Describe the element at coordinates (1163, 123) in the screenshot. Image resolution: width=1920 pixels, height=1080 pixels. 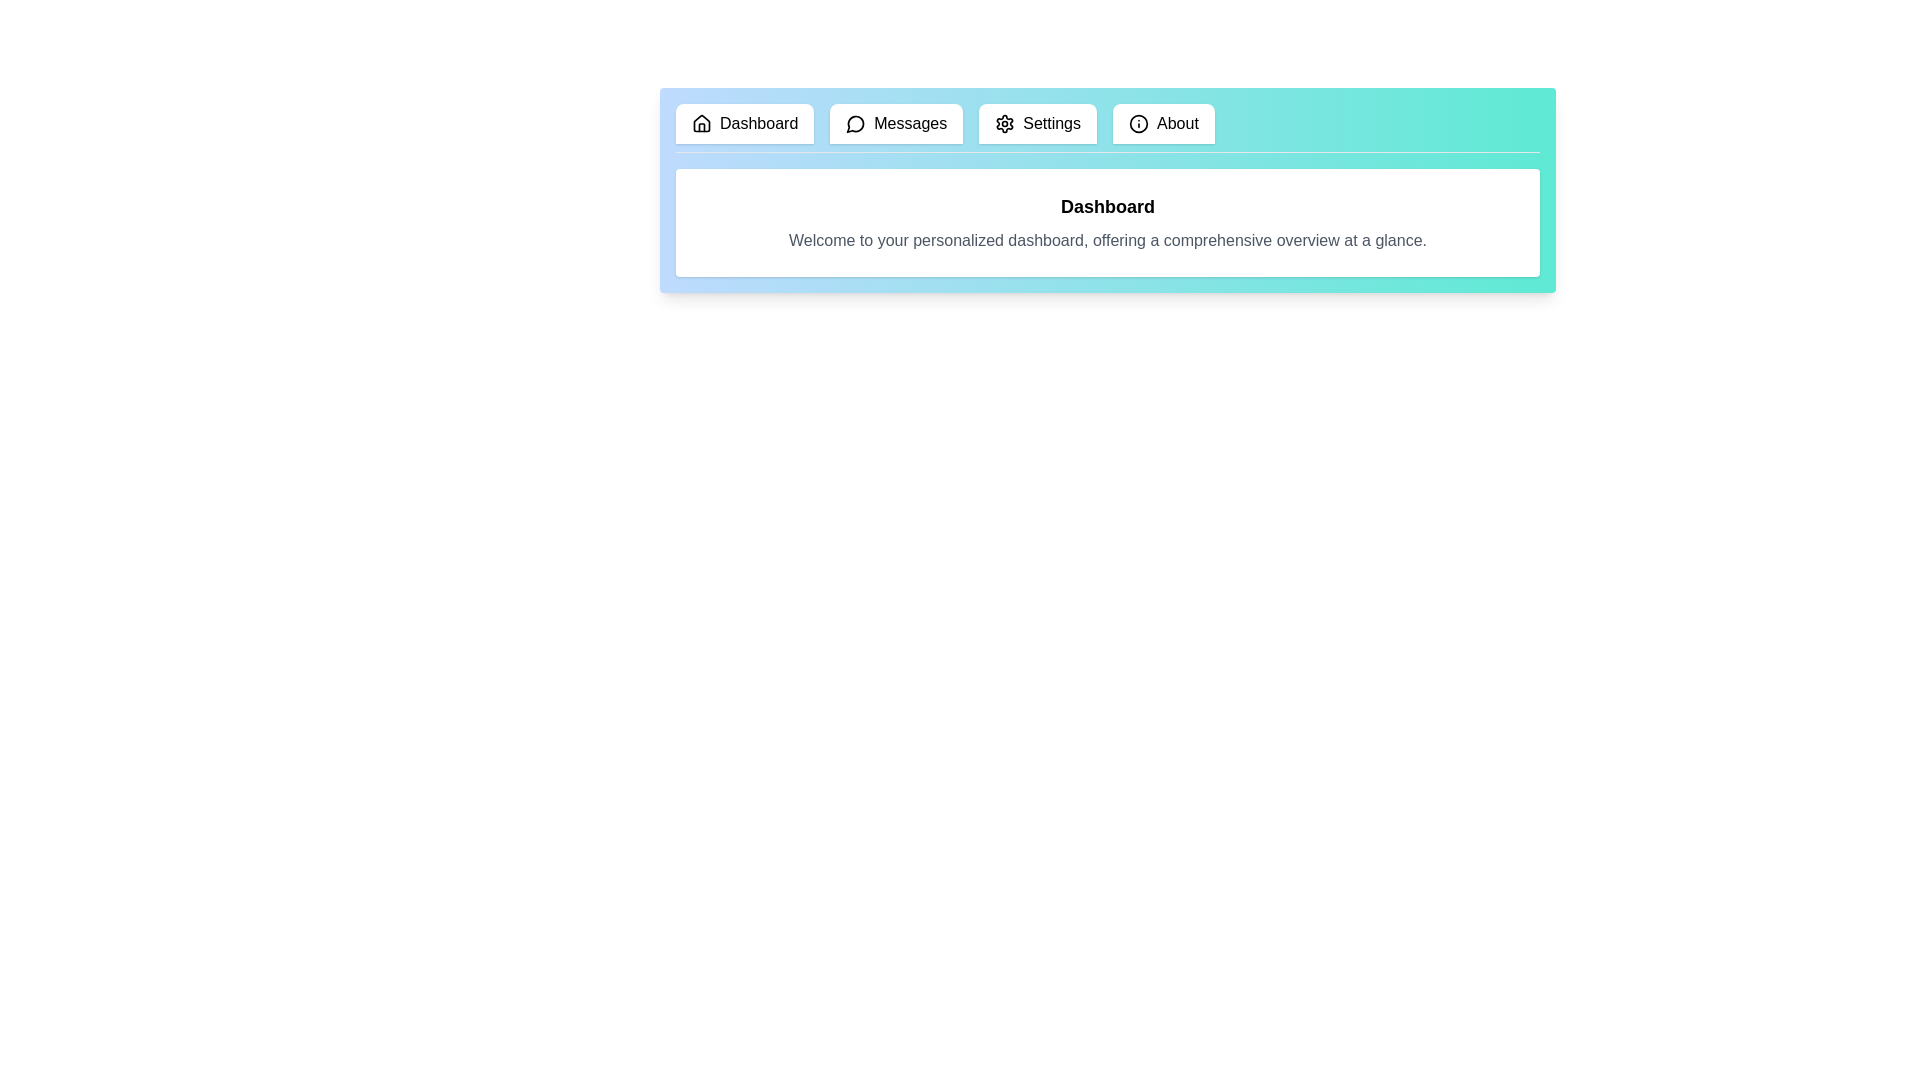
I see `the tab labeled About to activate it` at that location.